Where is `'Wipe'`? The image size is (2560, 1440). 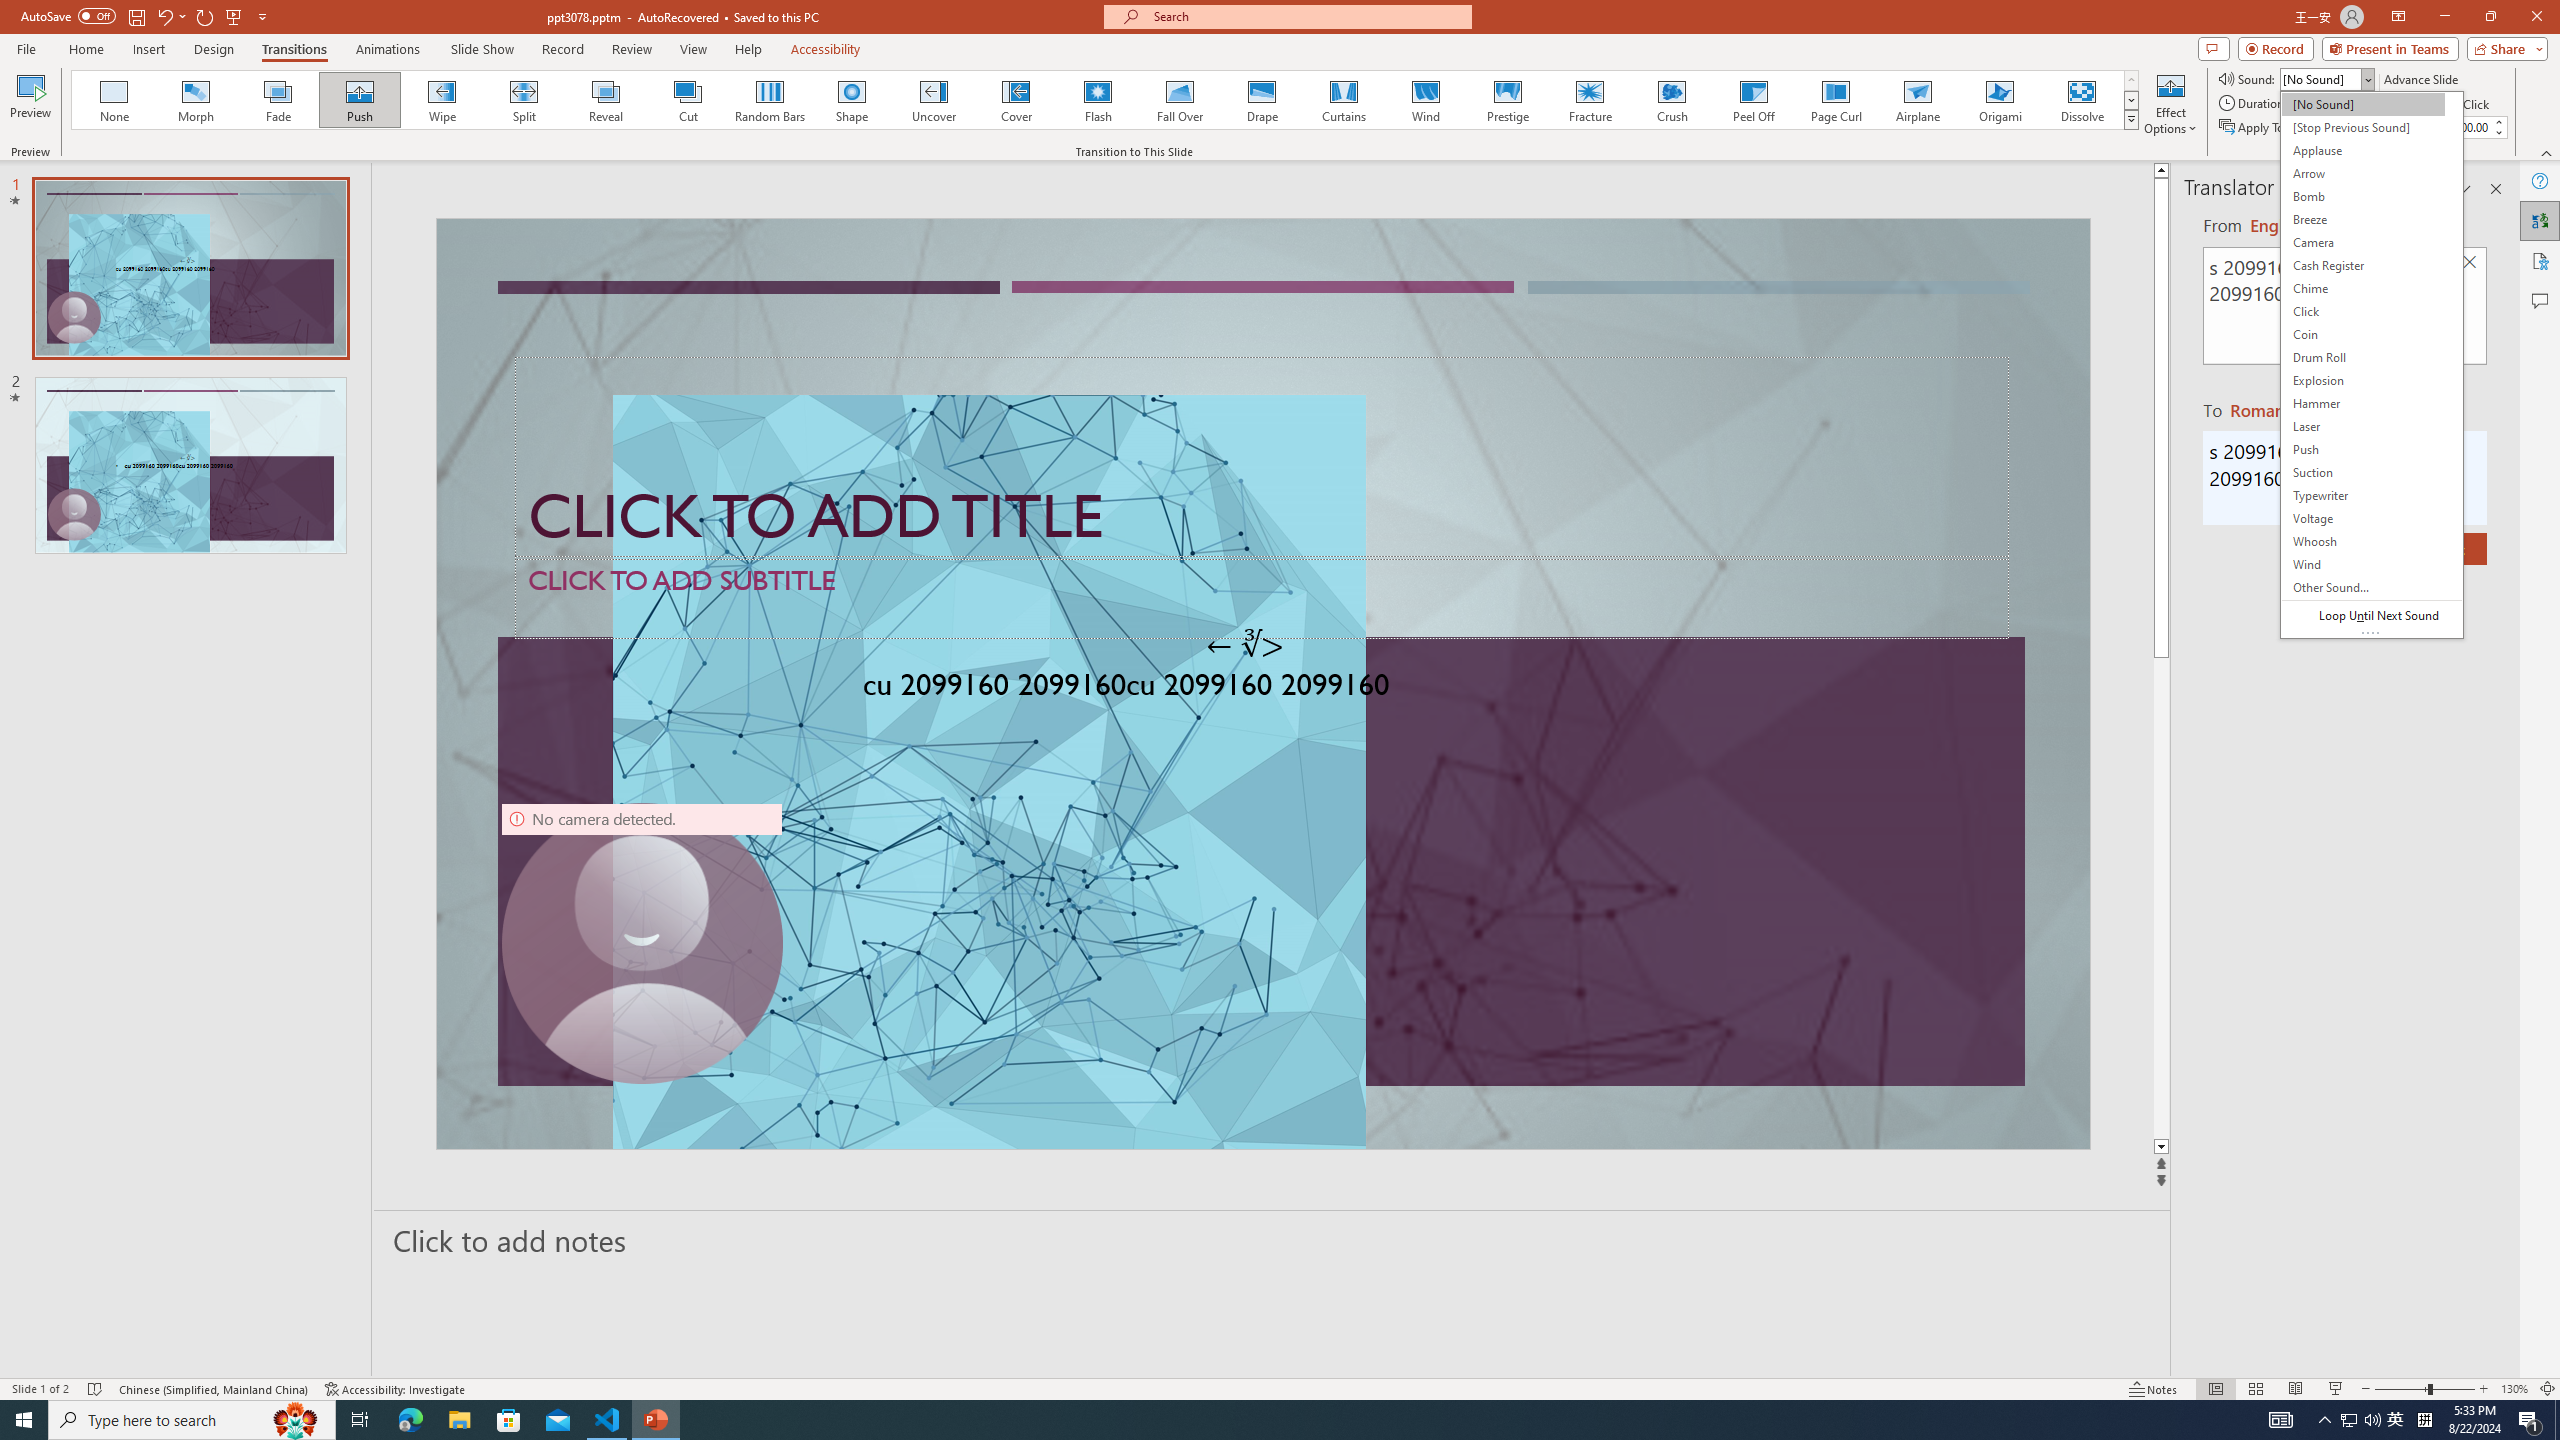 'Wipe' is located at coordinates (441, 99).